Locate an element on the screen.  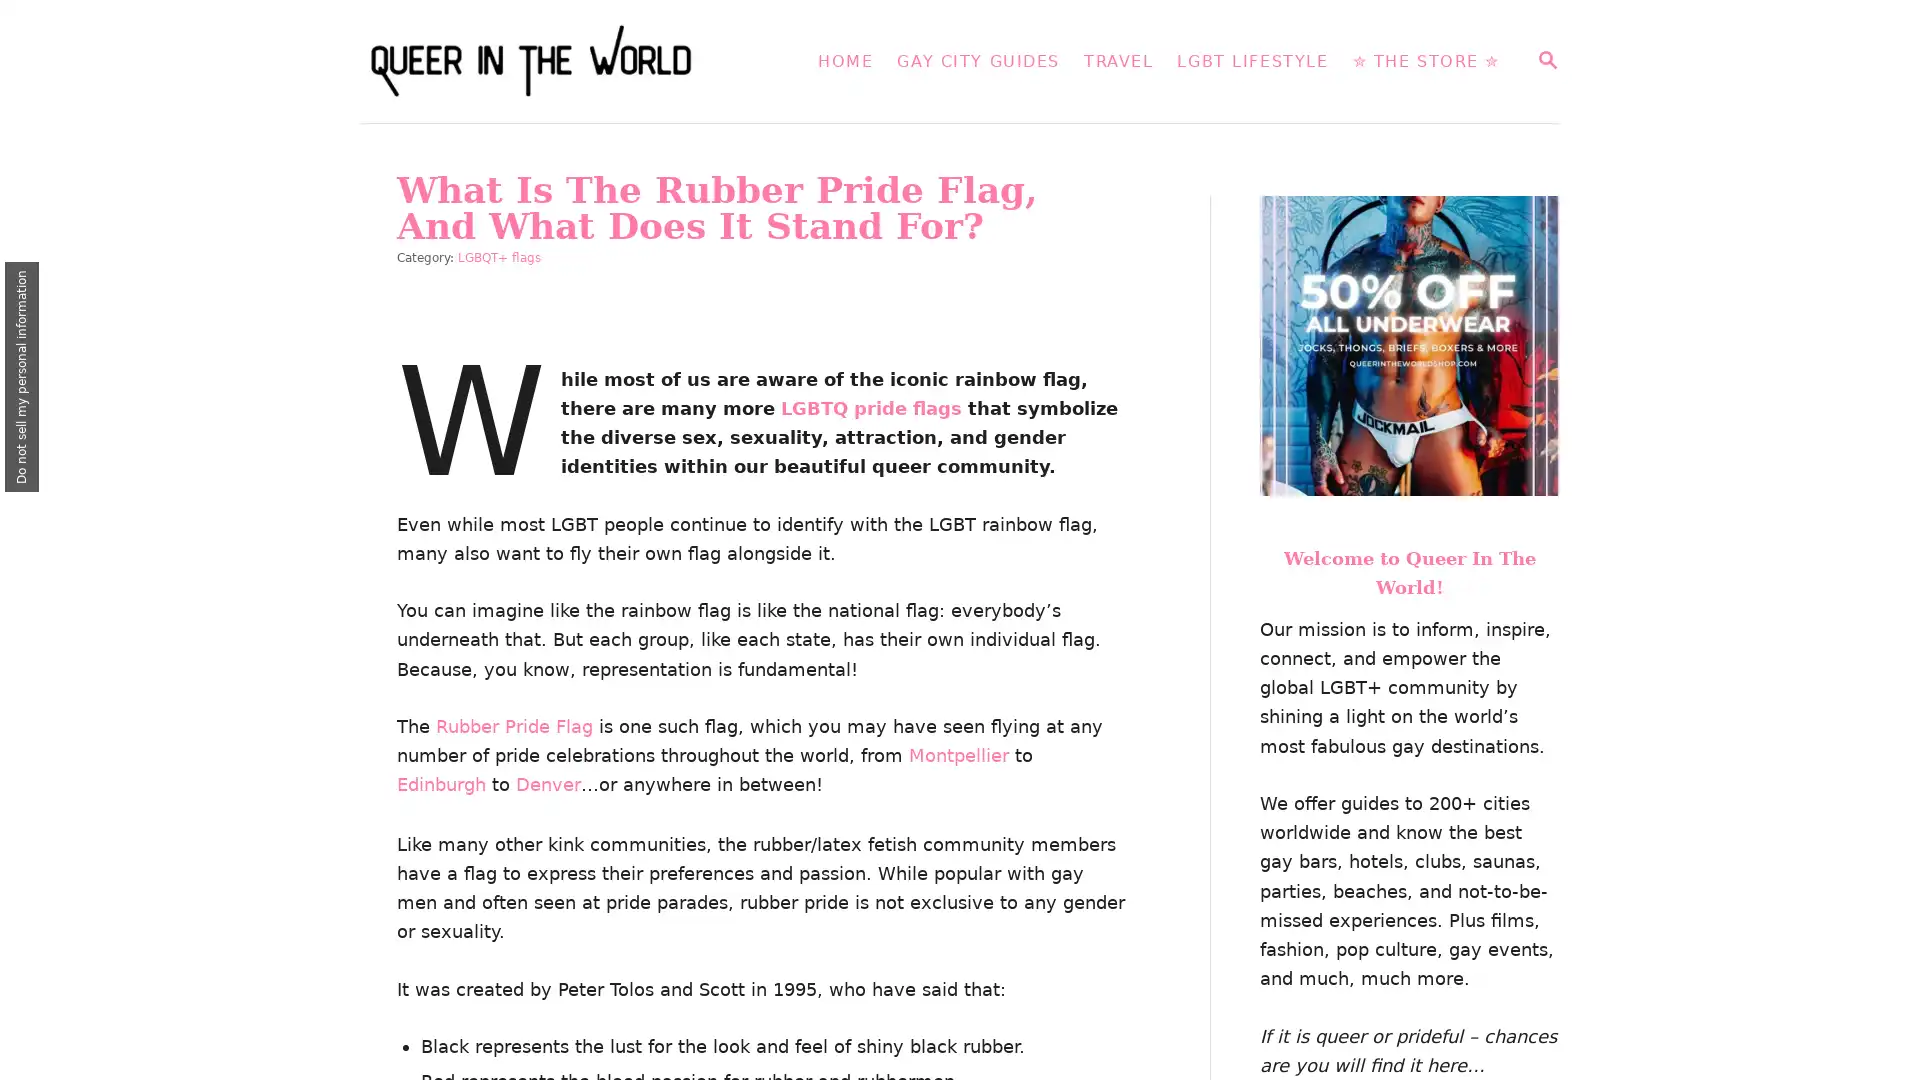
SEARCH Magnifying Glass is located at coordinates (1546, 60).